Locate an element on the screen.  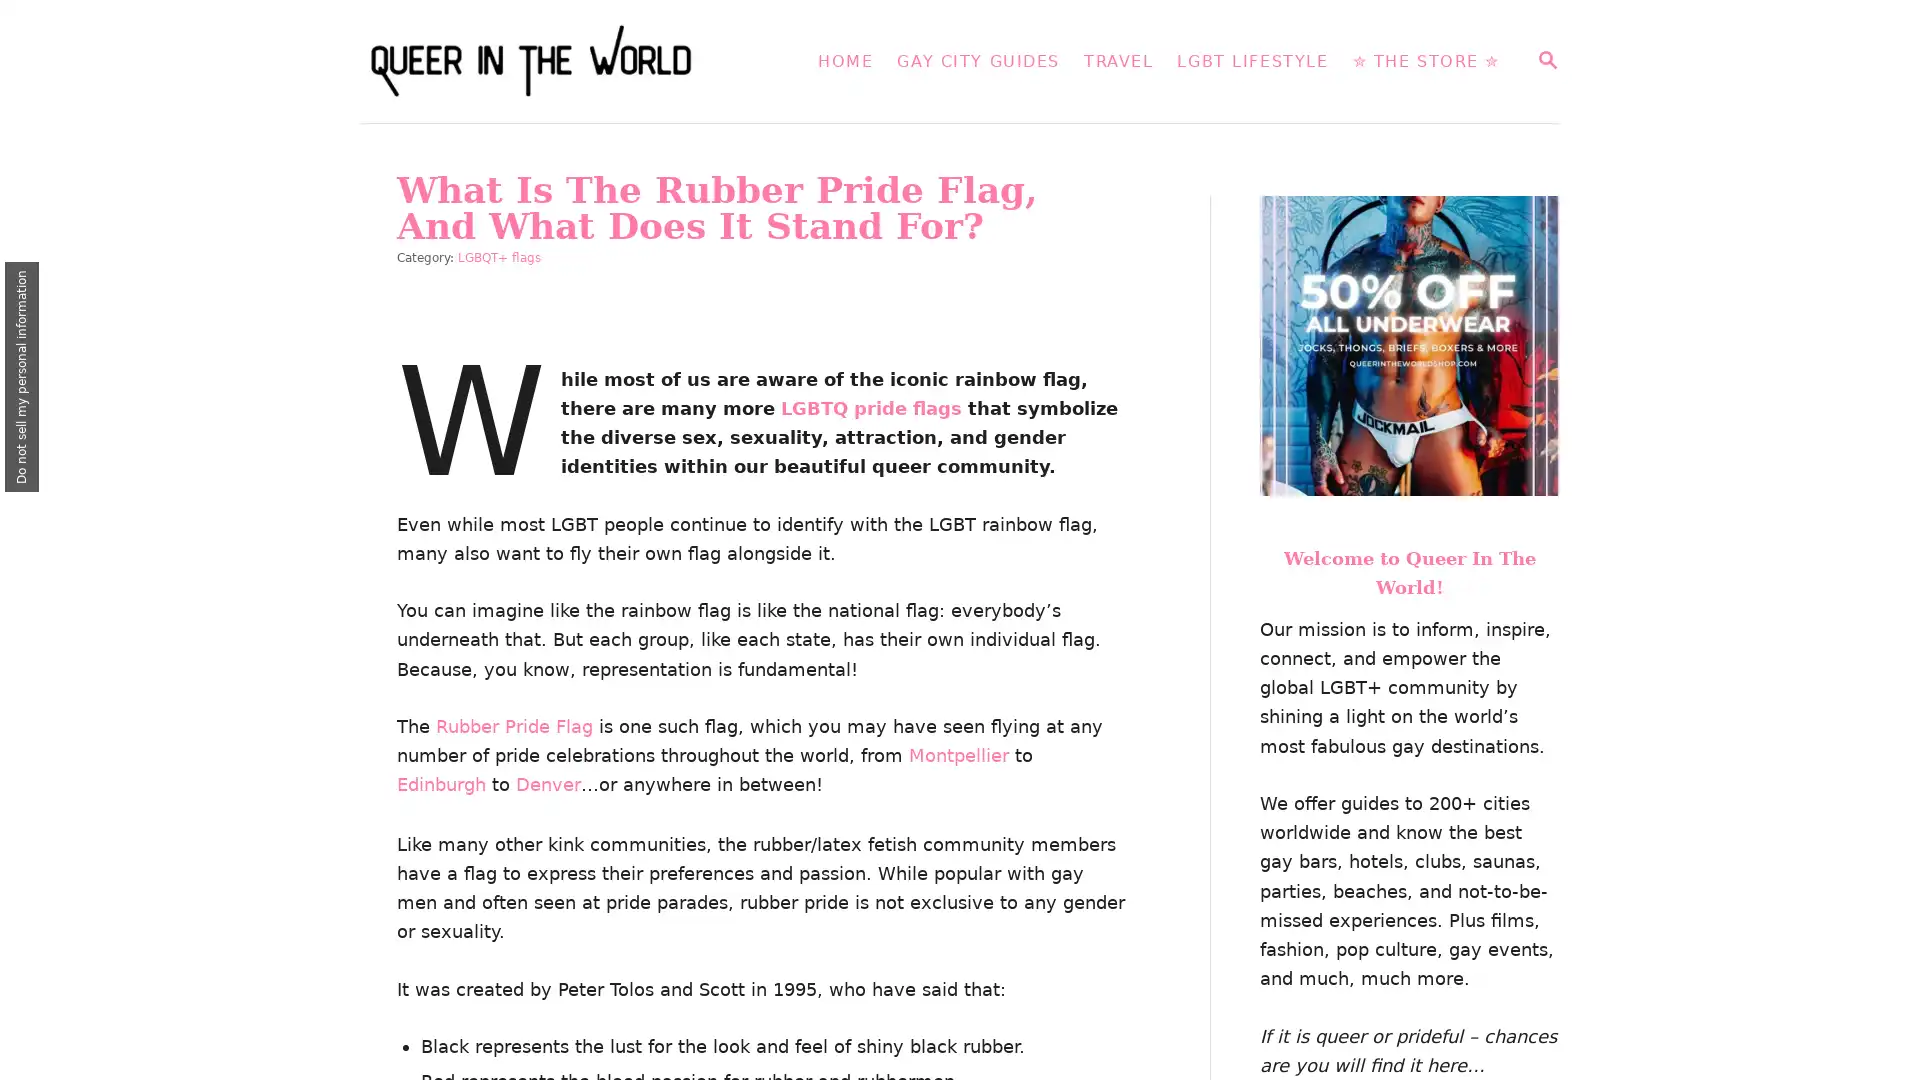
SEARCH Magnifying Glass is located at coordinates (1546, 60).